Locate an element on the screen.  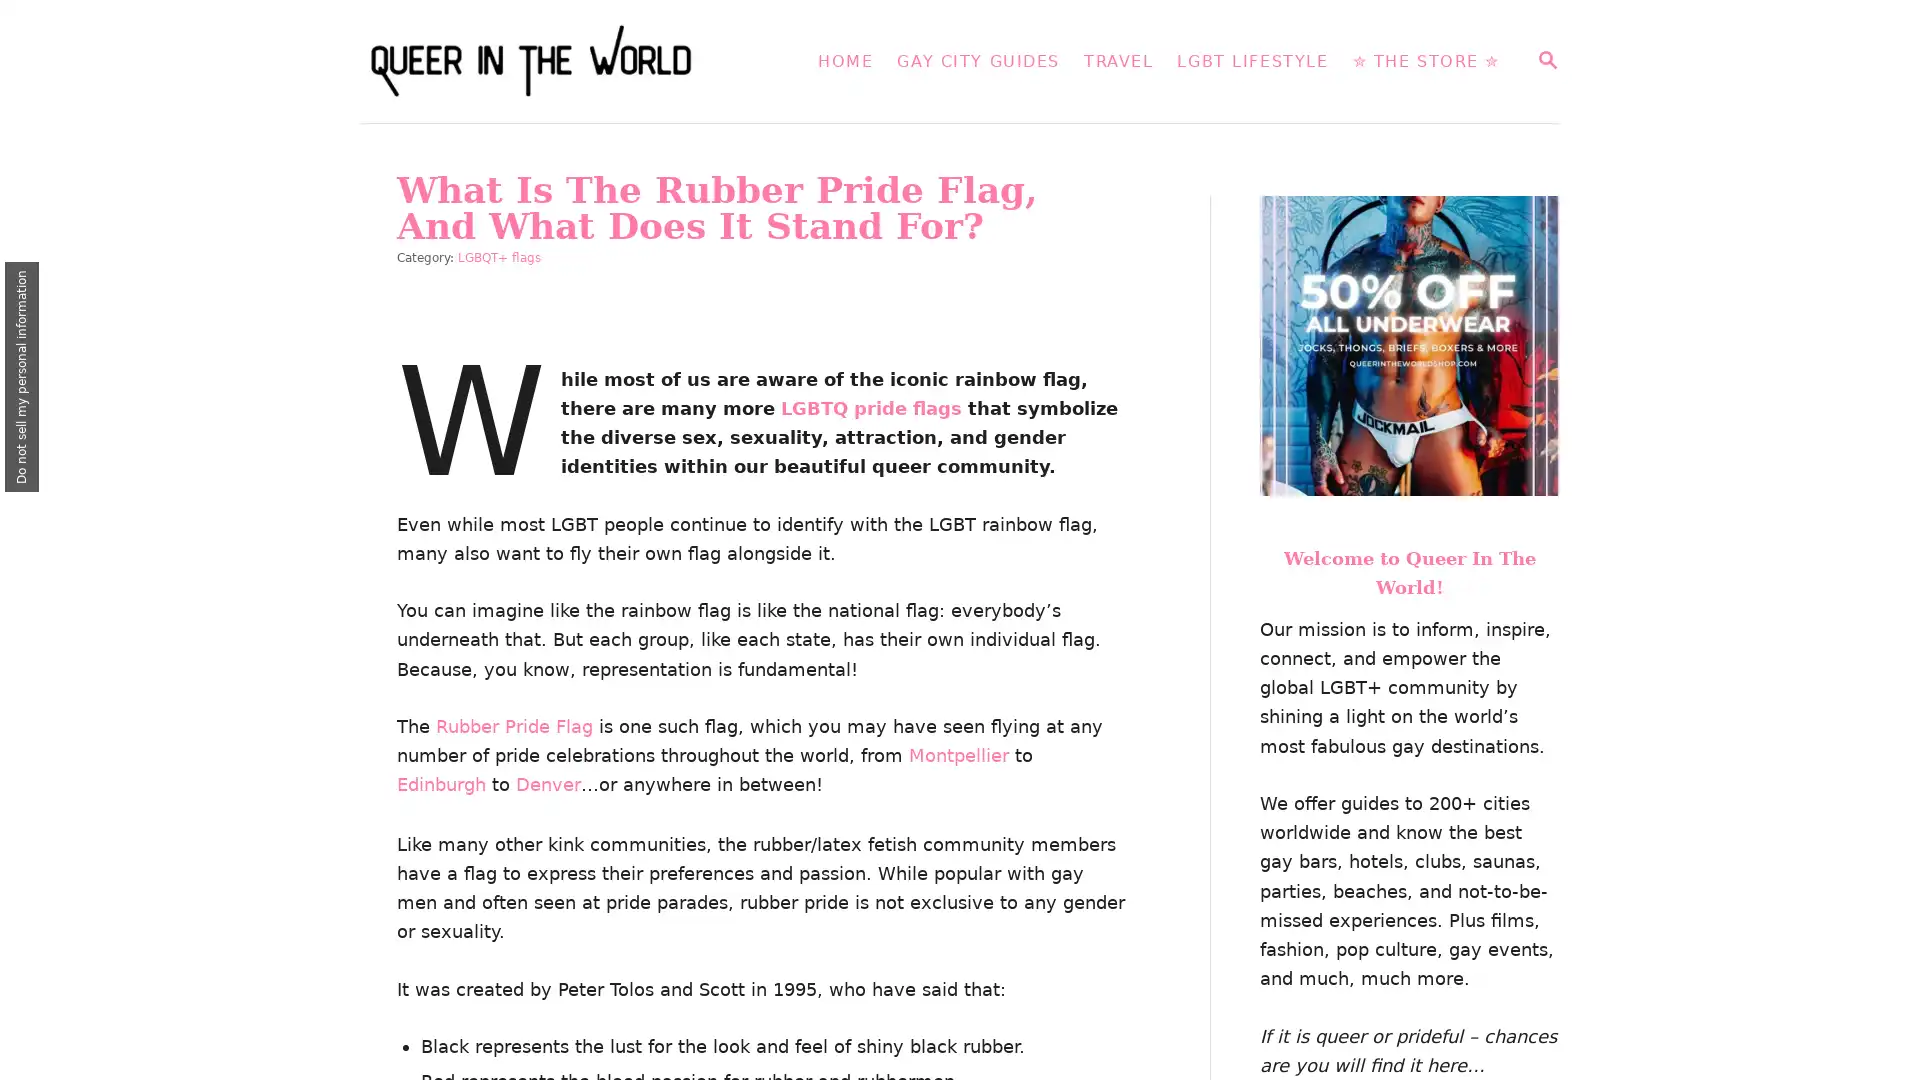
SEARCH Magnifying Glass is located at coordinates (1546, 60).